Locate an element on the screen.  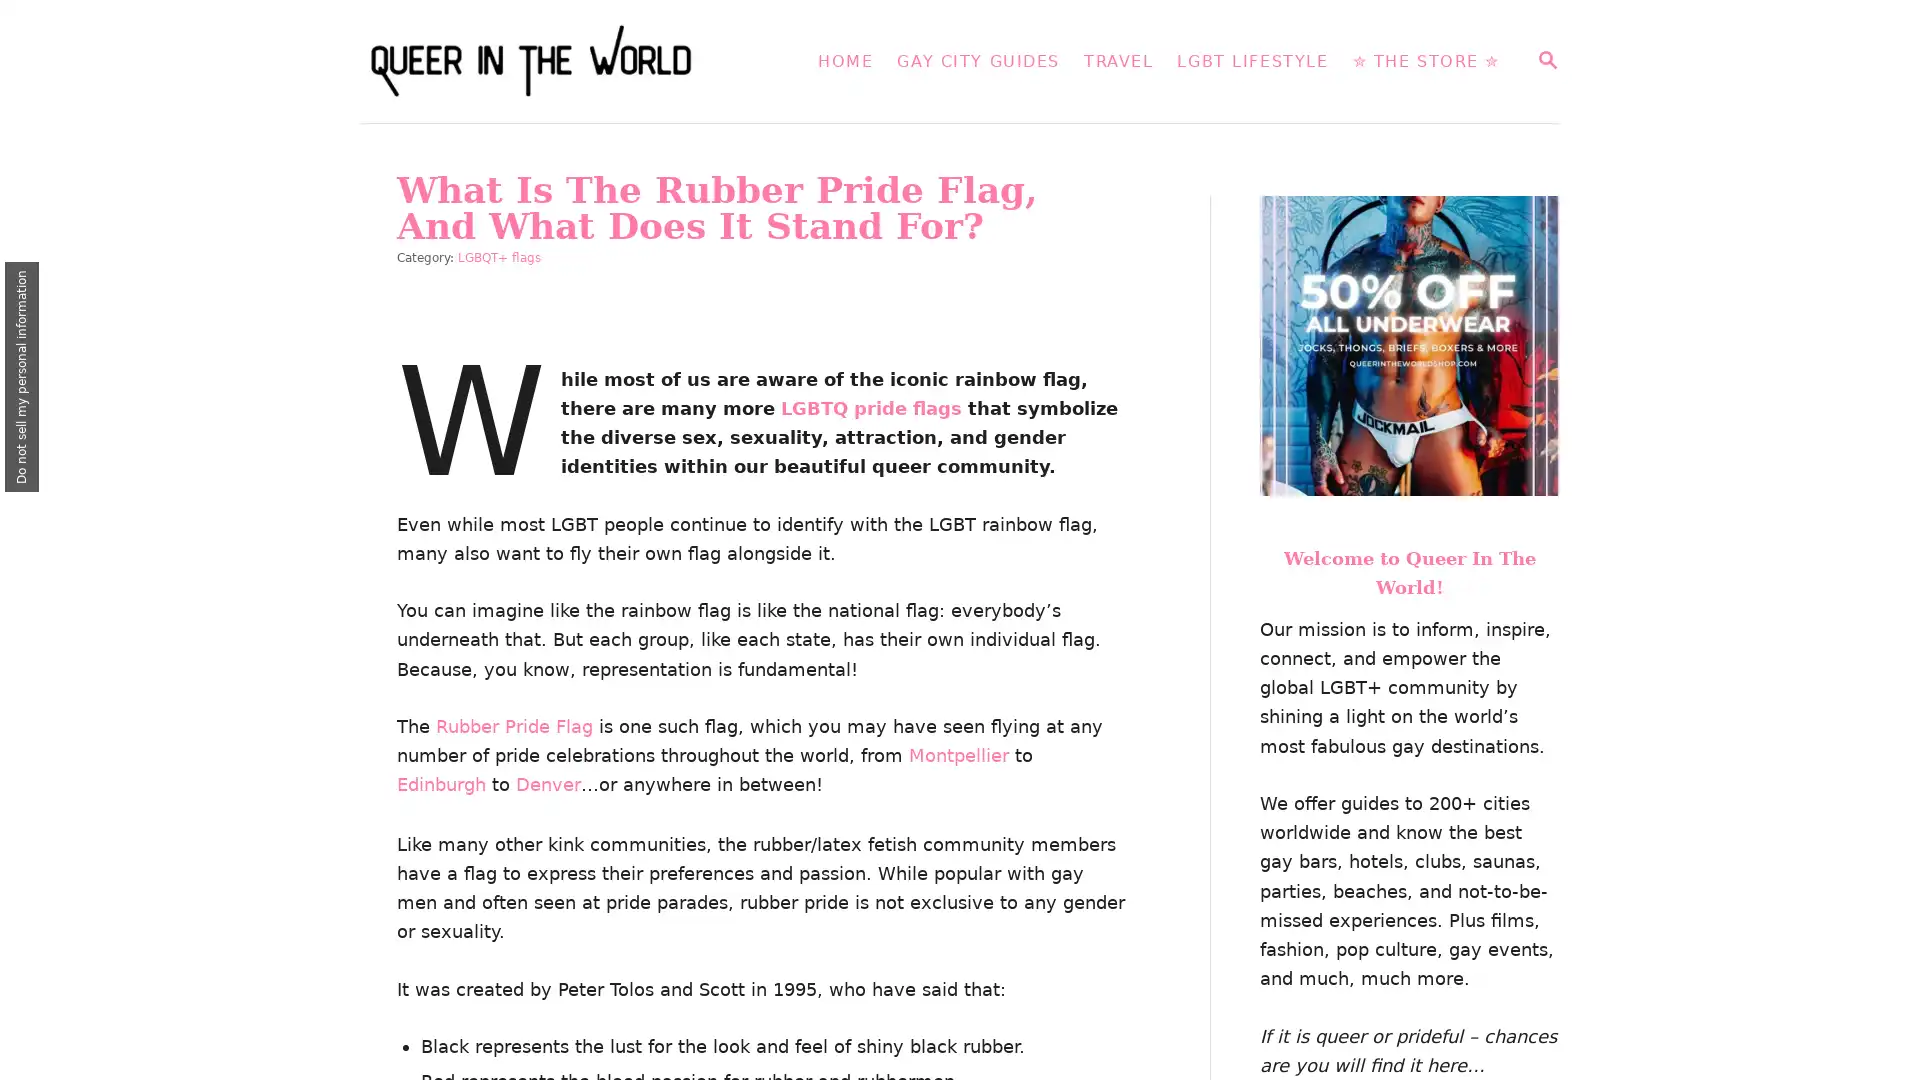
SEARCH Magnifying Glass is located at coordinates (1546, 60).